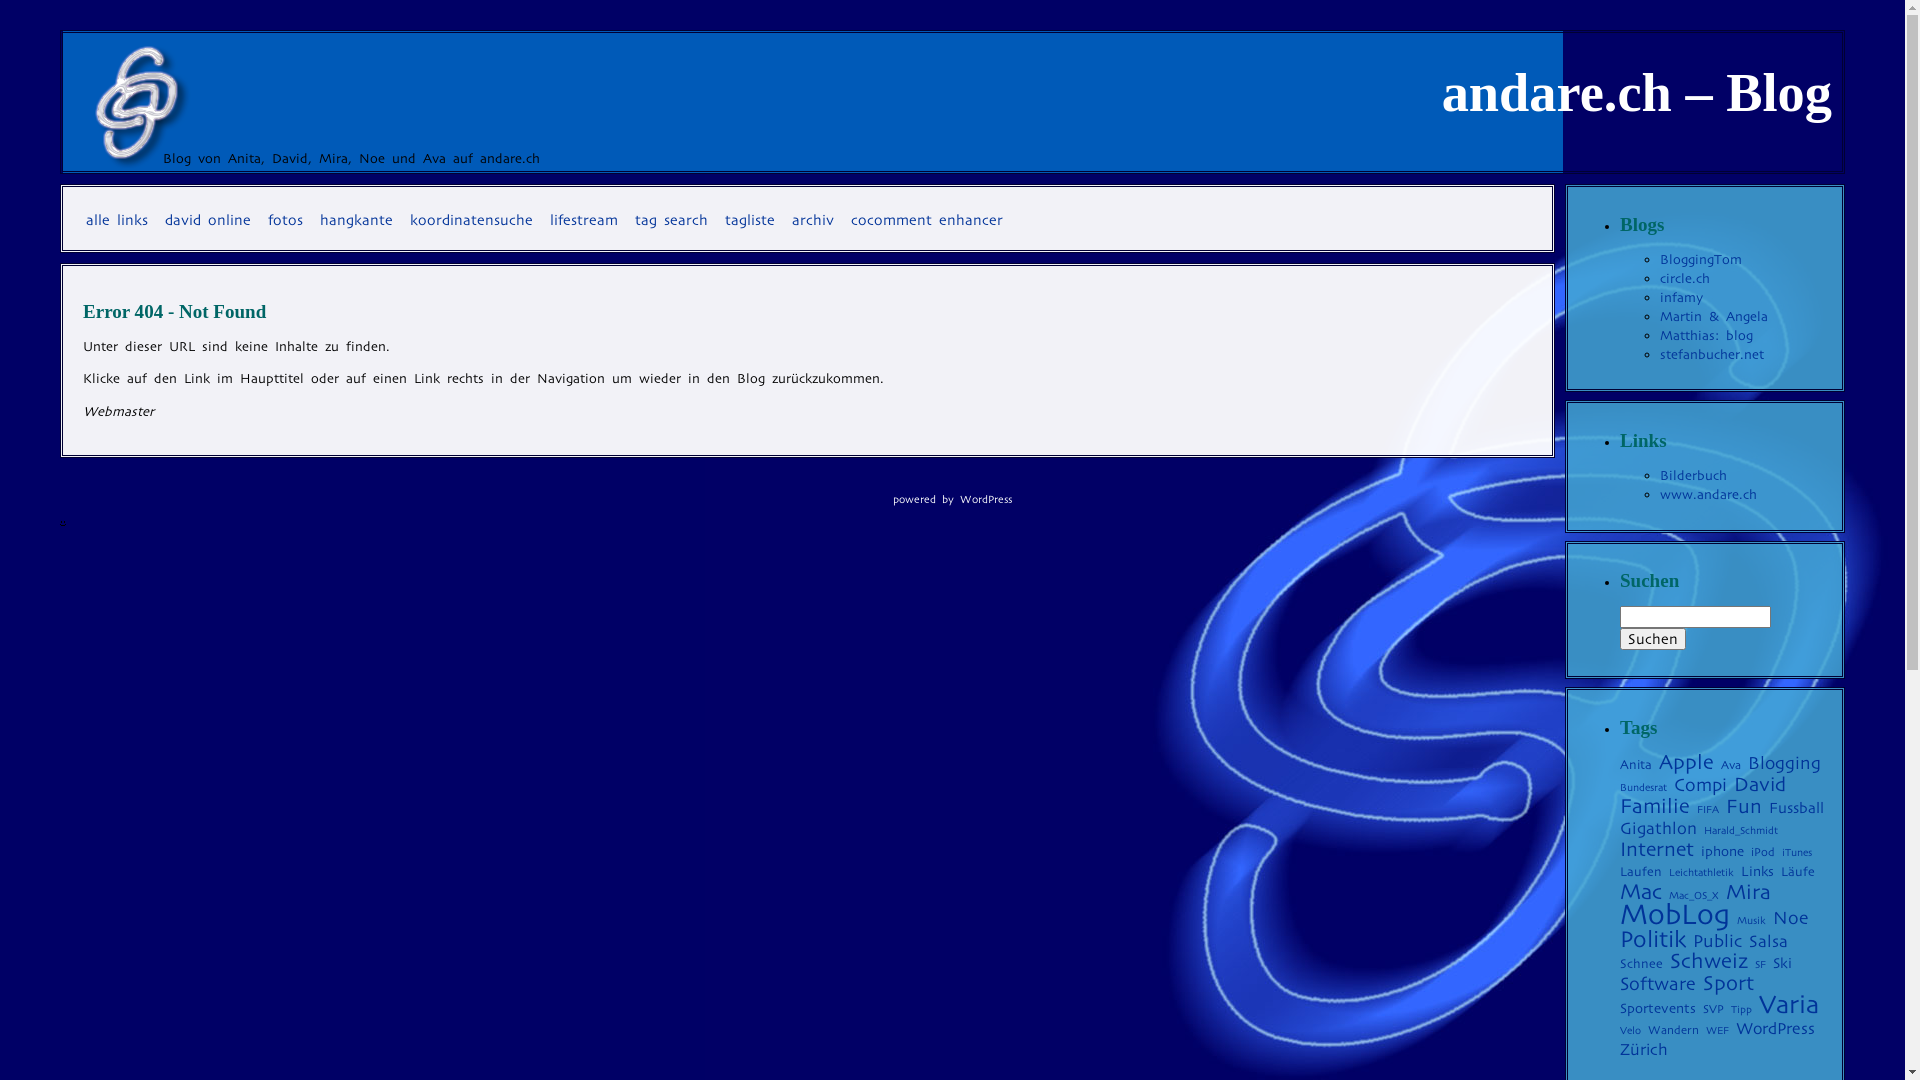  I want to click on 'SF', so click(1760, 963).